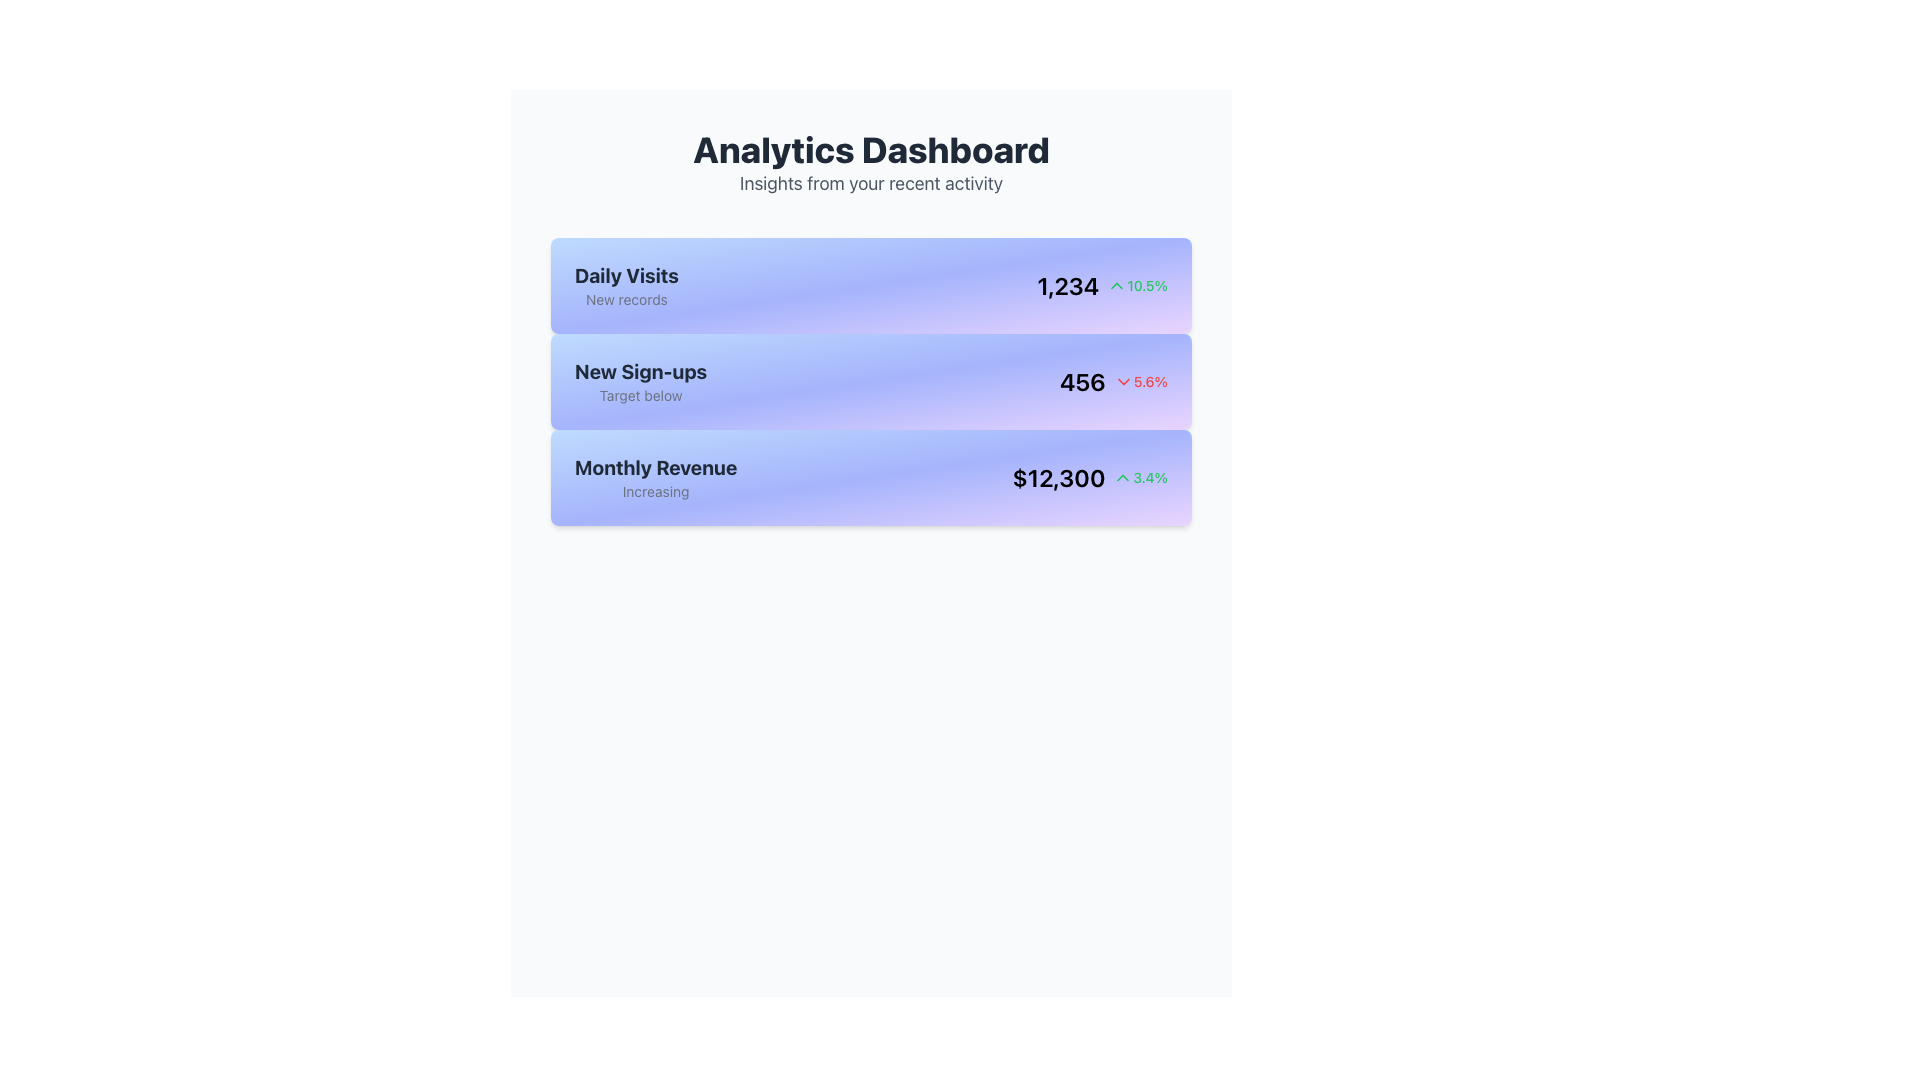 This screenshot has height=1080, width=1920. I want to click on the Text group that displays the title and descriptive status for the 'Monthly Revenue' metric located on the third card in the vertical list of cards, so click(656, 478).